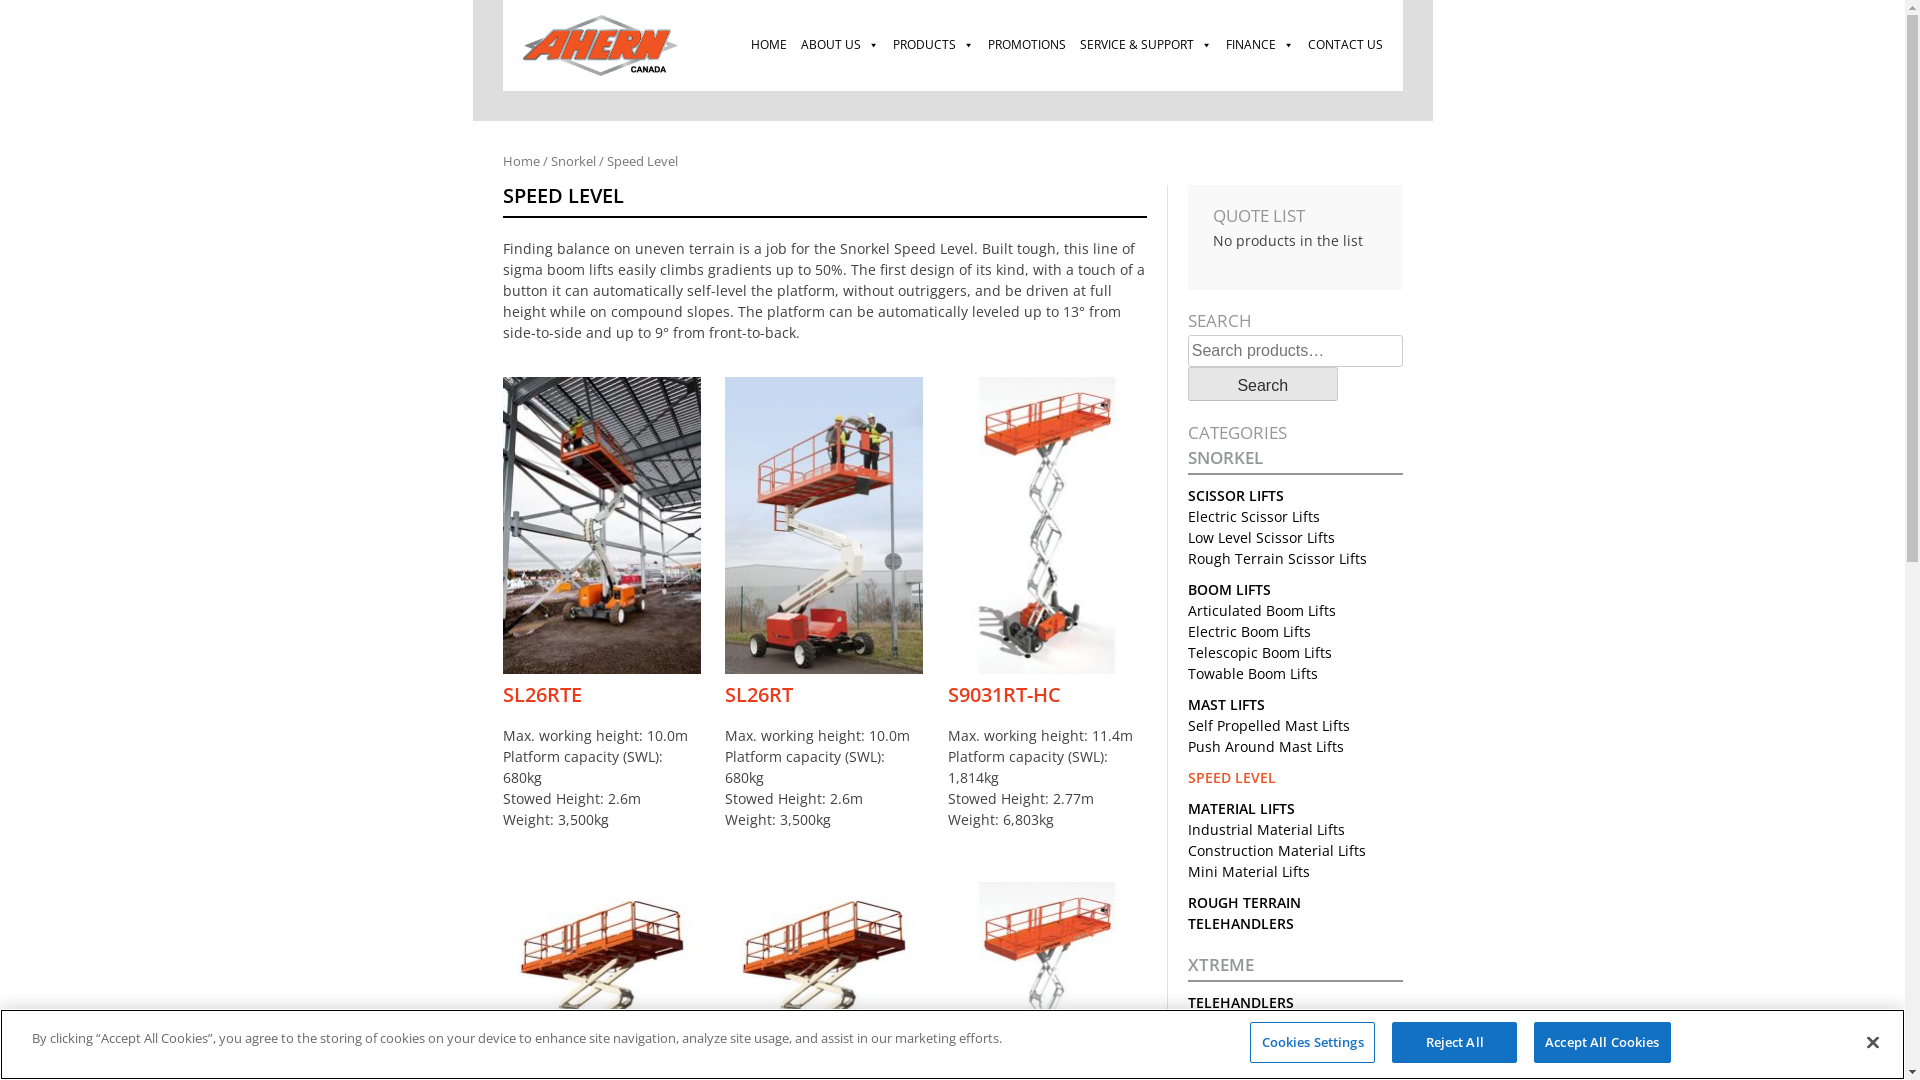 The image size is (1920, 1080). What do you see at coordinates (1454, 1041) in the screenshot?
I see `'Reject All'` at bounding box center [1454, 1041].